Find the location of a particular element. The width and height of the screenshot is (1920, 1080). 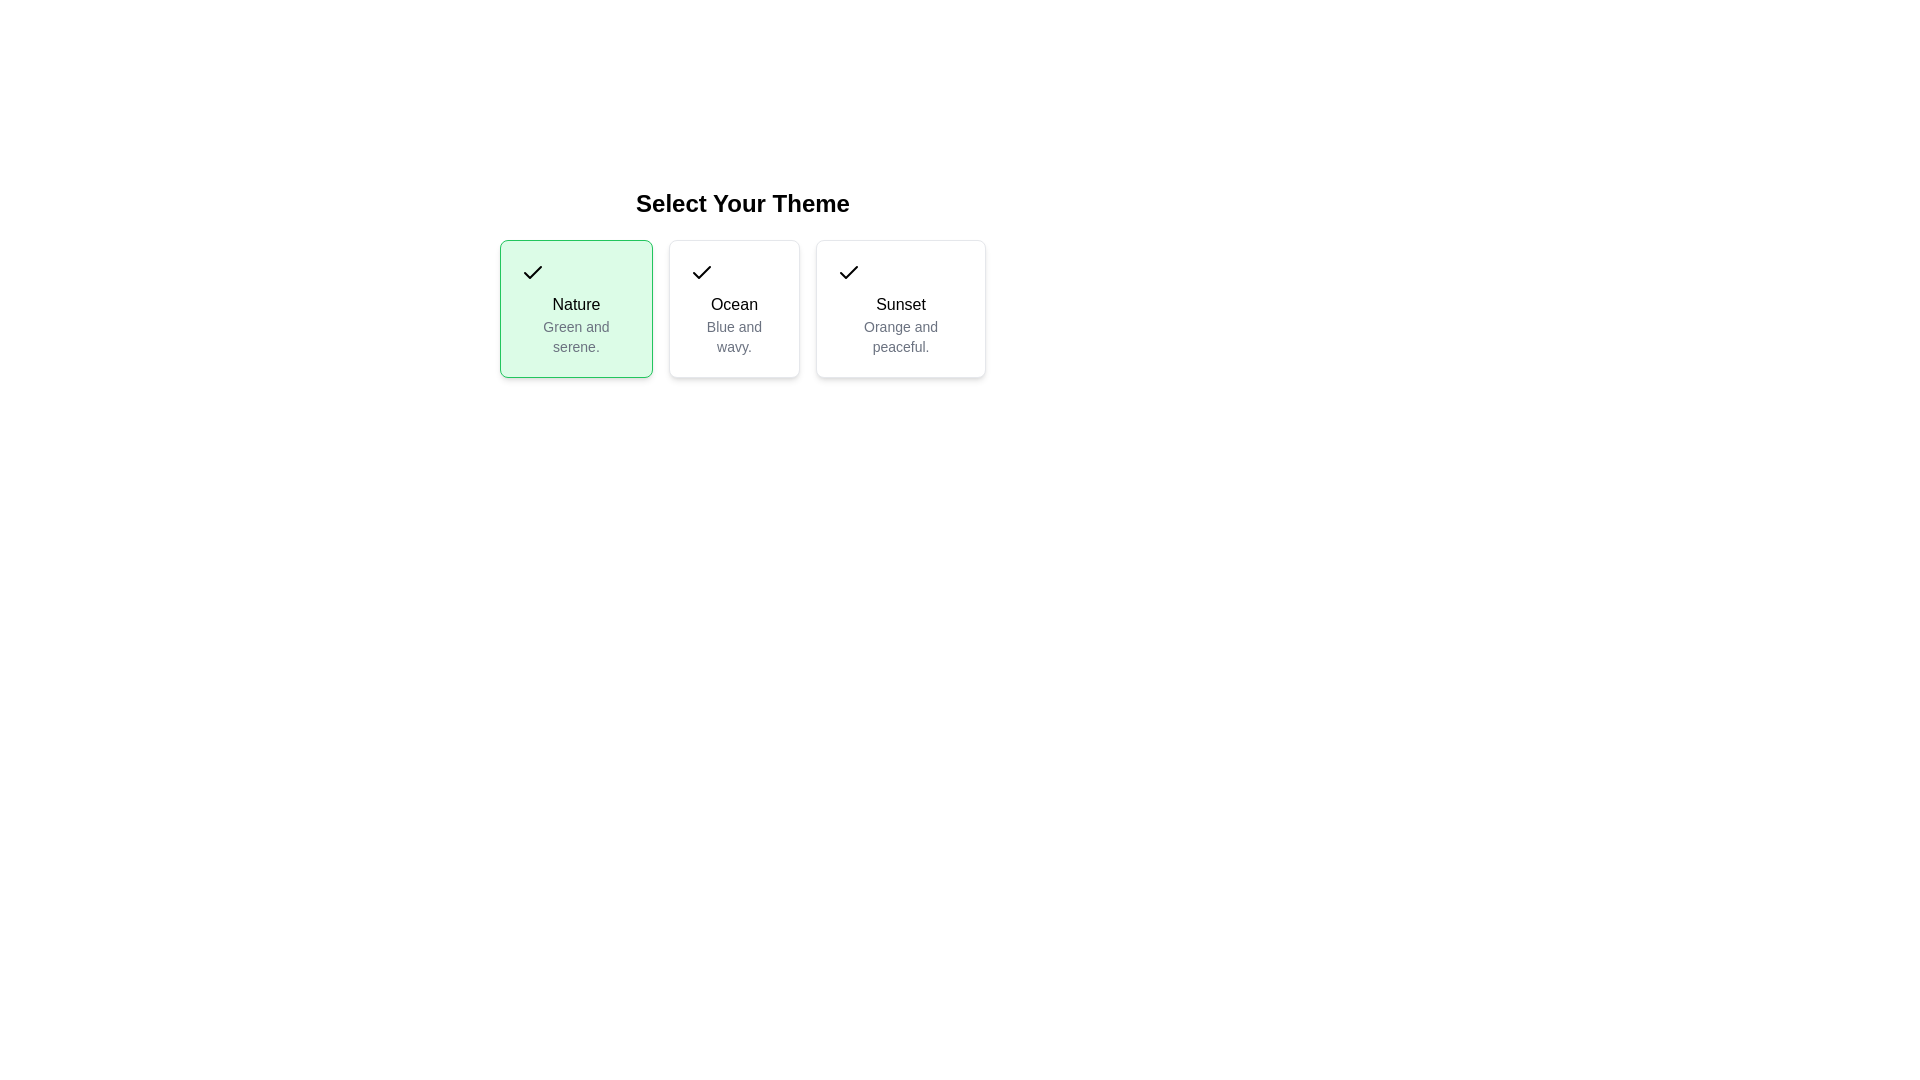

text block labeled 'Select Your Theme', which is styled in a large, bold font and positioned above the theme selection options is located at coordinates (742, 204).